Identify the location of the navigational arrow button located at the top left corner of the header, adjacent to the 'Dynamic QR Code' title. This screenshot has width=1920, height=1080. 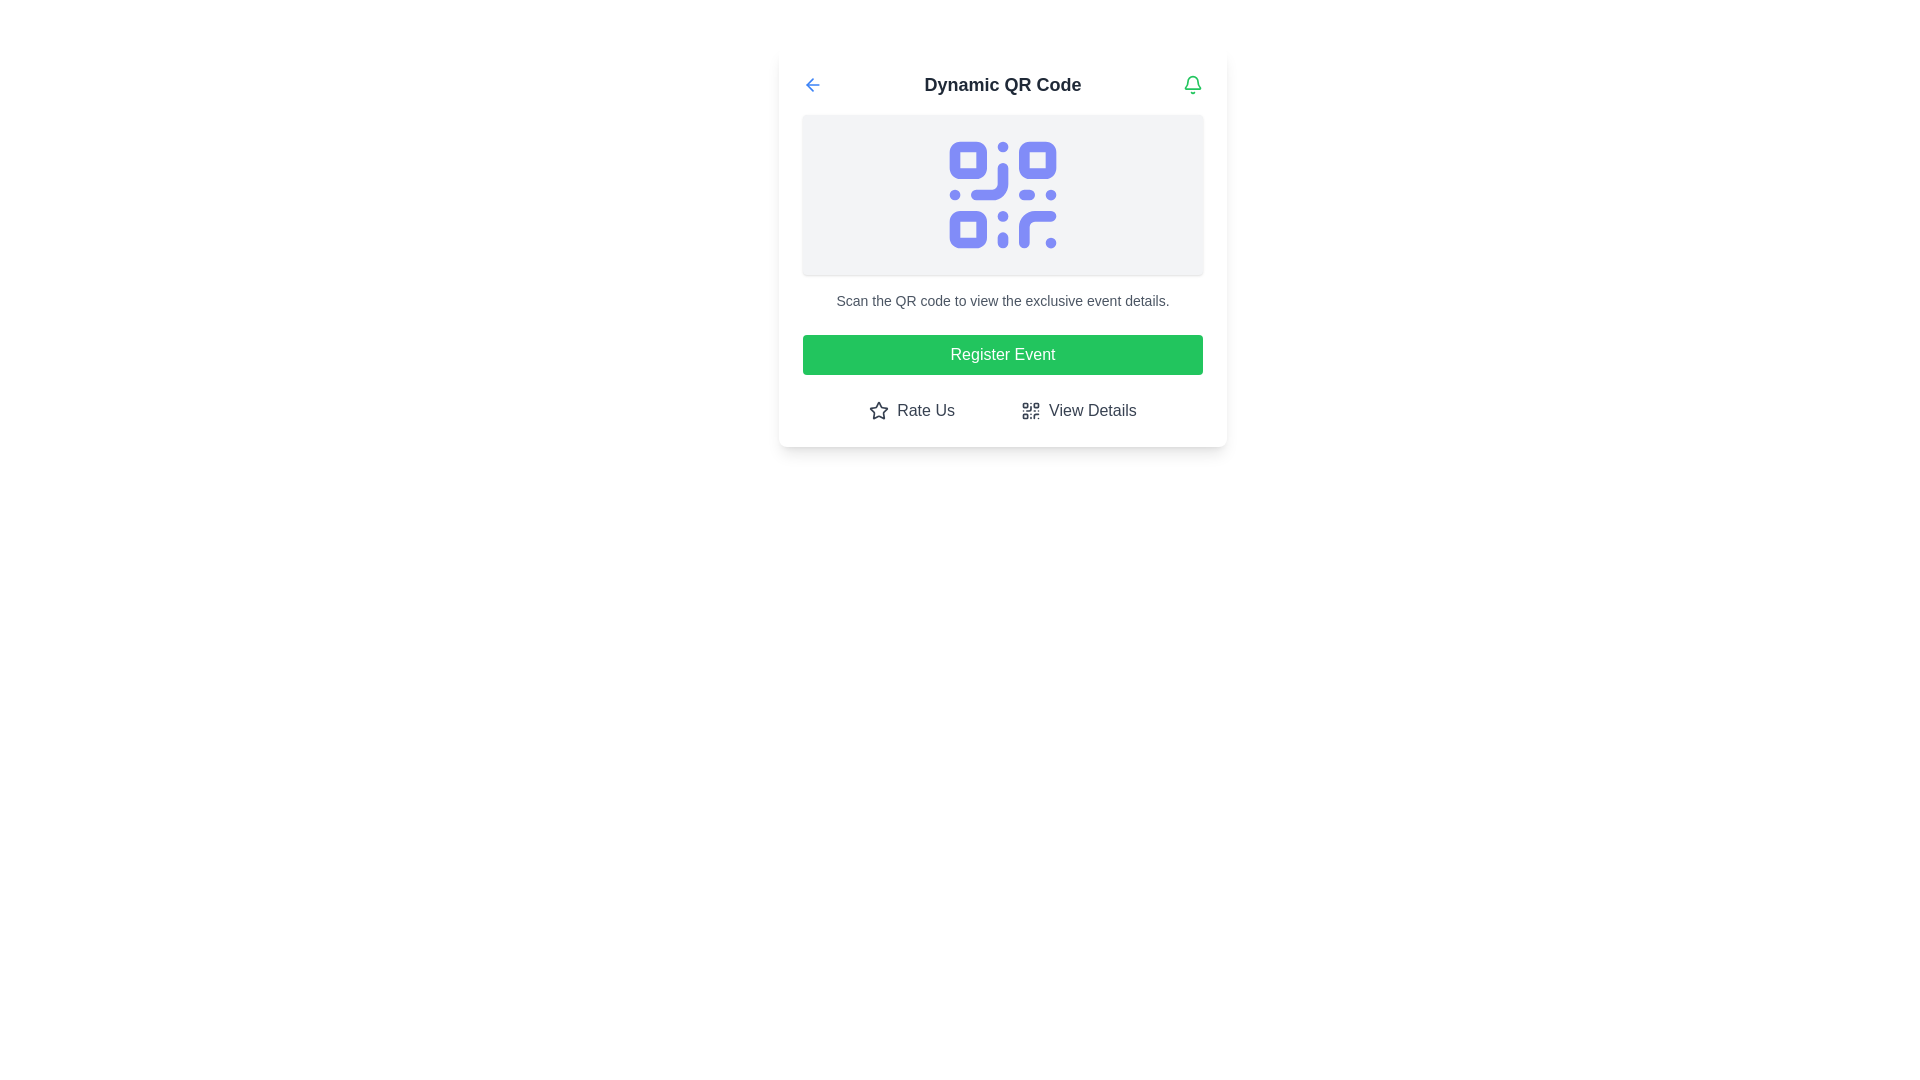
(812, 83).